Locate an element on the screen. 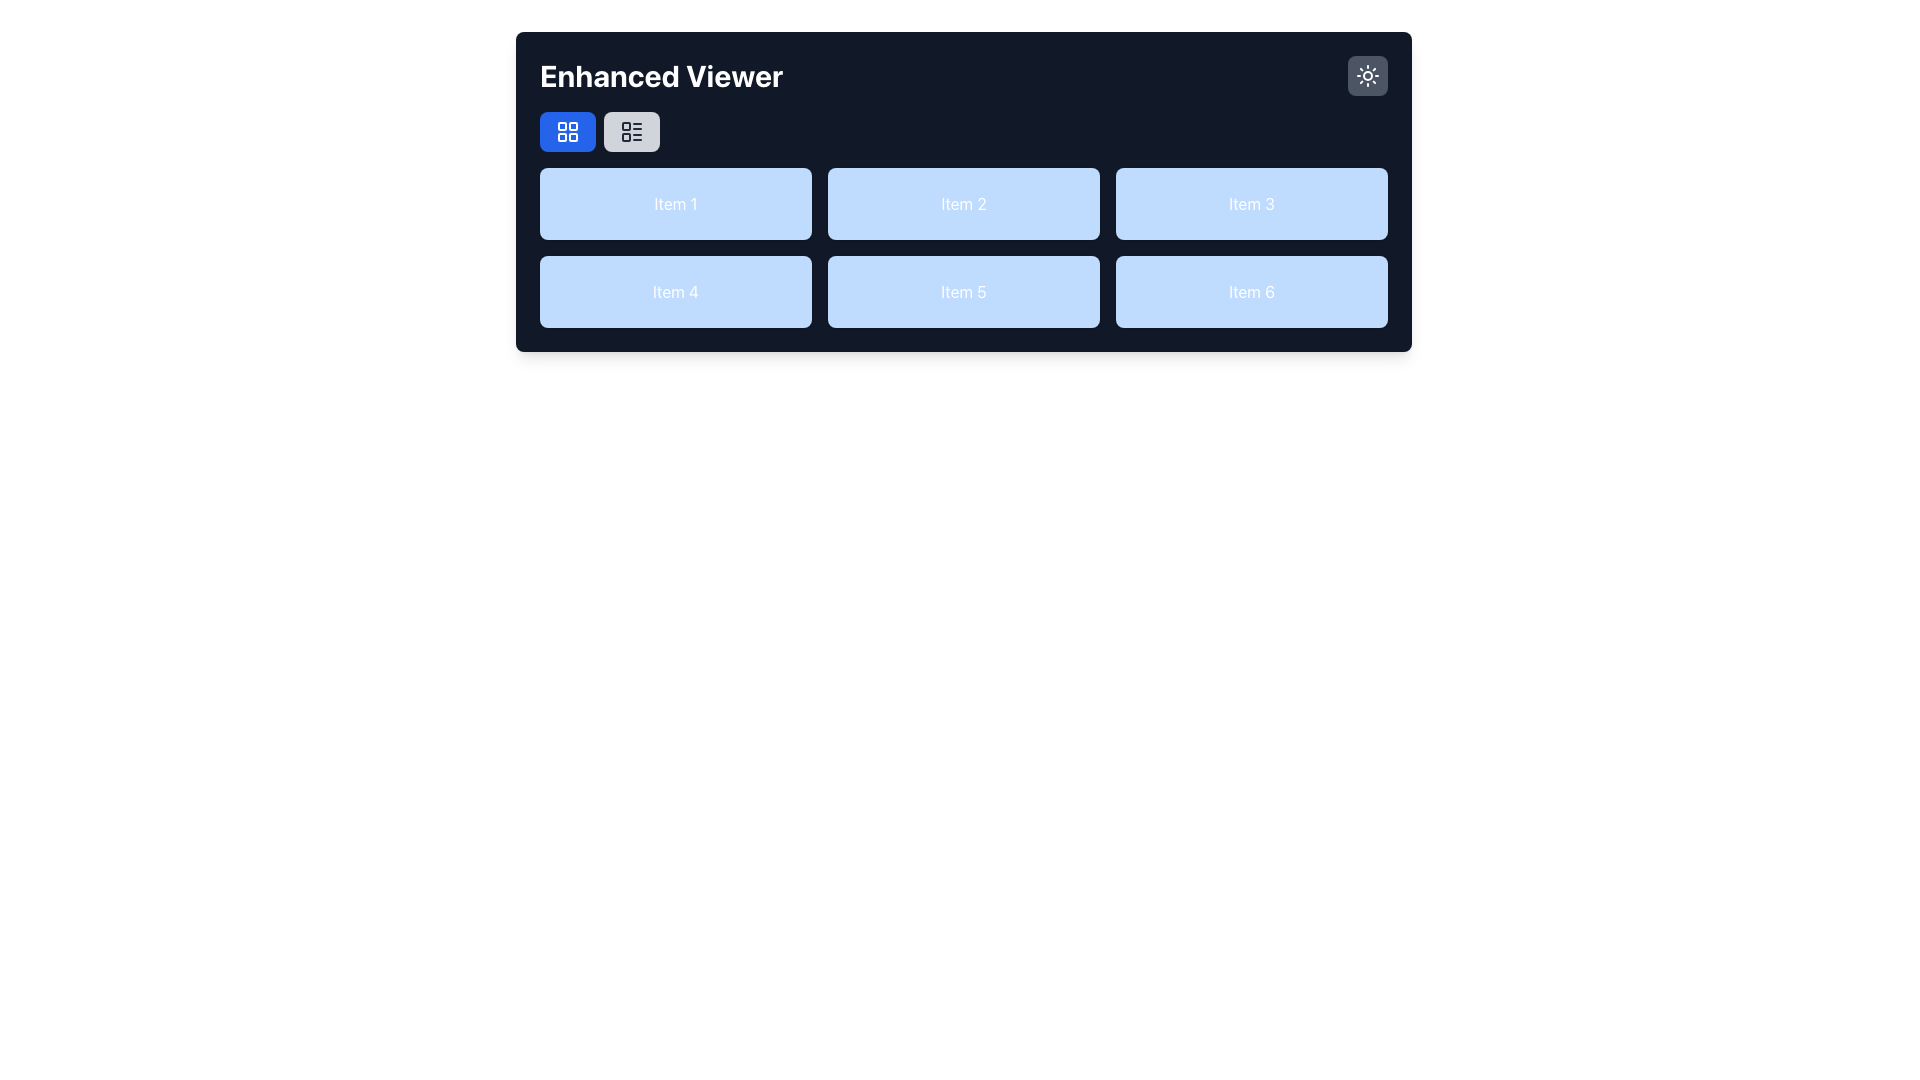 Image resolution: width=1920 pixels, height=1080 pixels. the static label displaying 'Item 6' which is located in the lower-right corner of the grid layout, specifically the third column of the second row is located at coordinates (1251, 292).